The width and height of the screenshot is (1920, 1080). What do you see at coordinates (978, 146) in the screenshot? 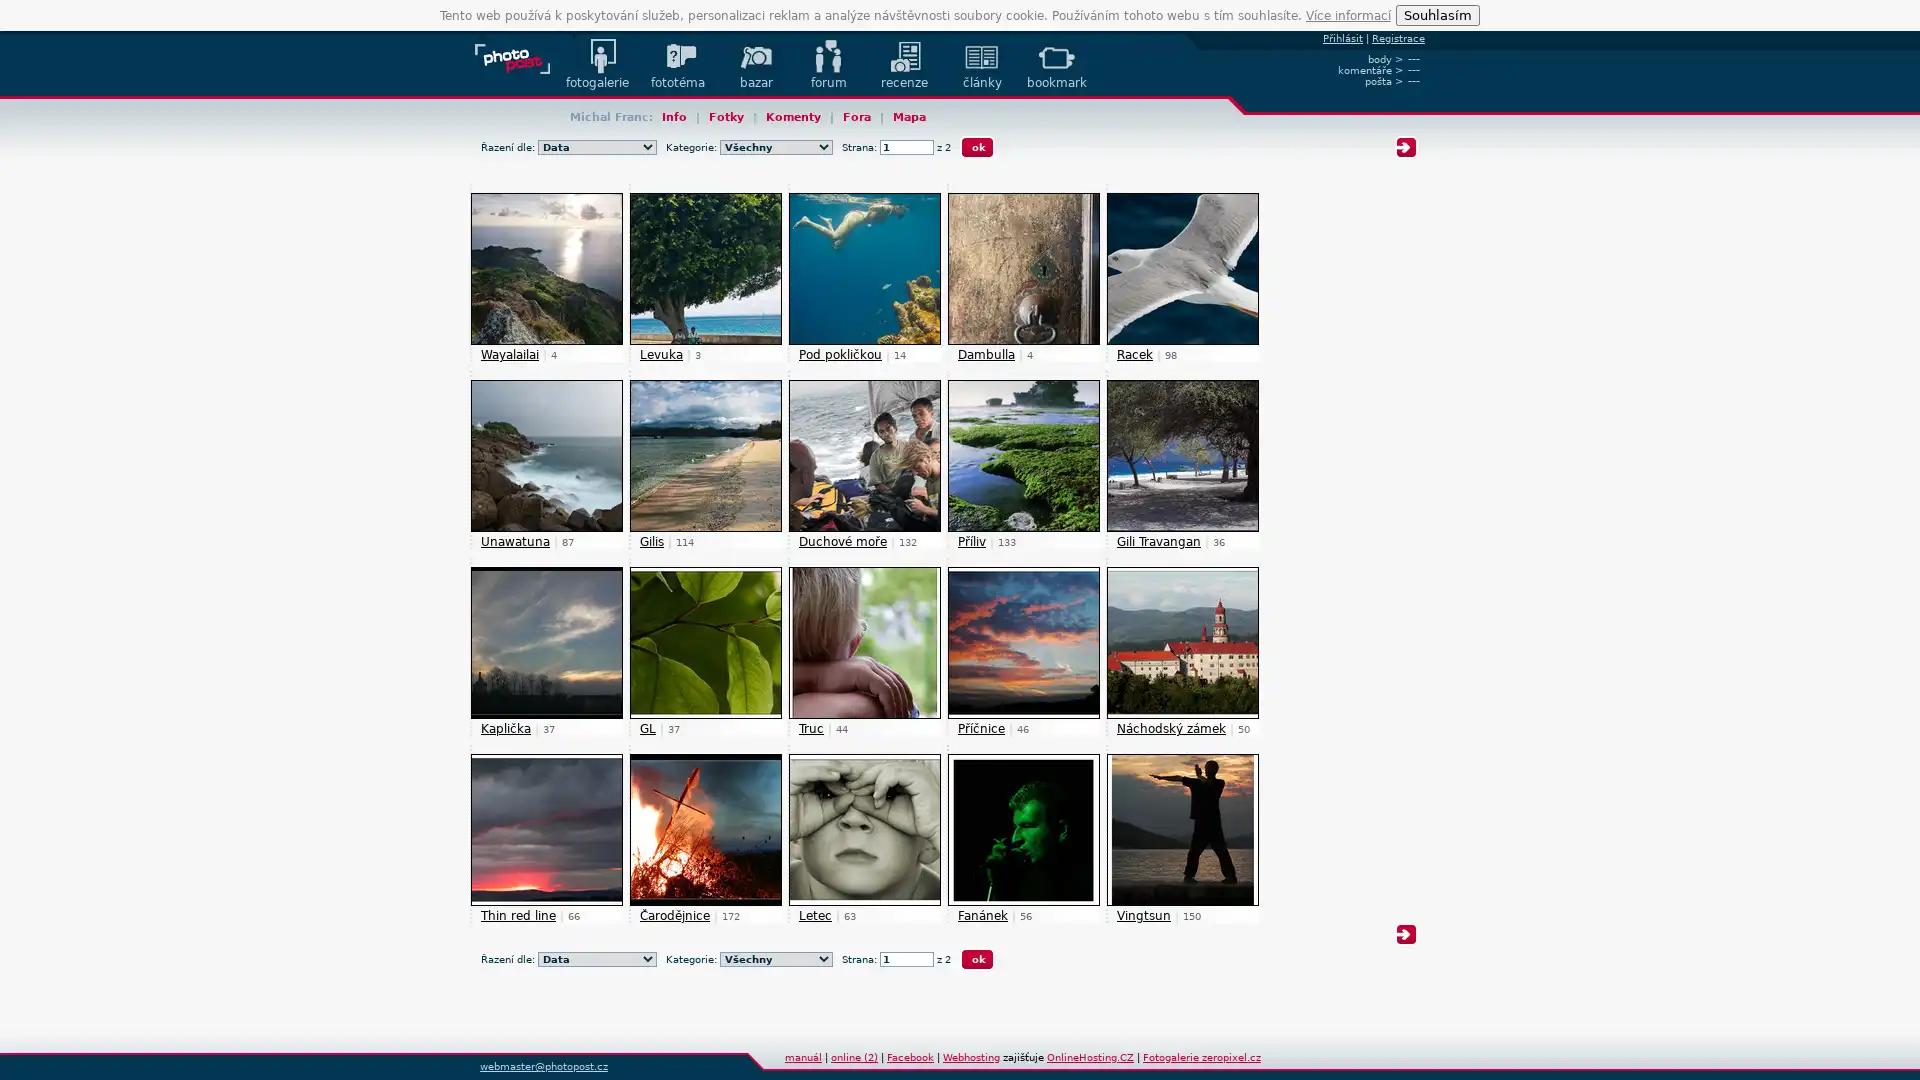
I see `ok` at bounding box center [978, 146].